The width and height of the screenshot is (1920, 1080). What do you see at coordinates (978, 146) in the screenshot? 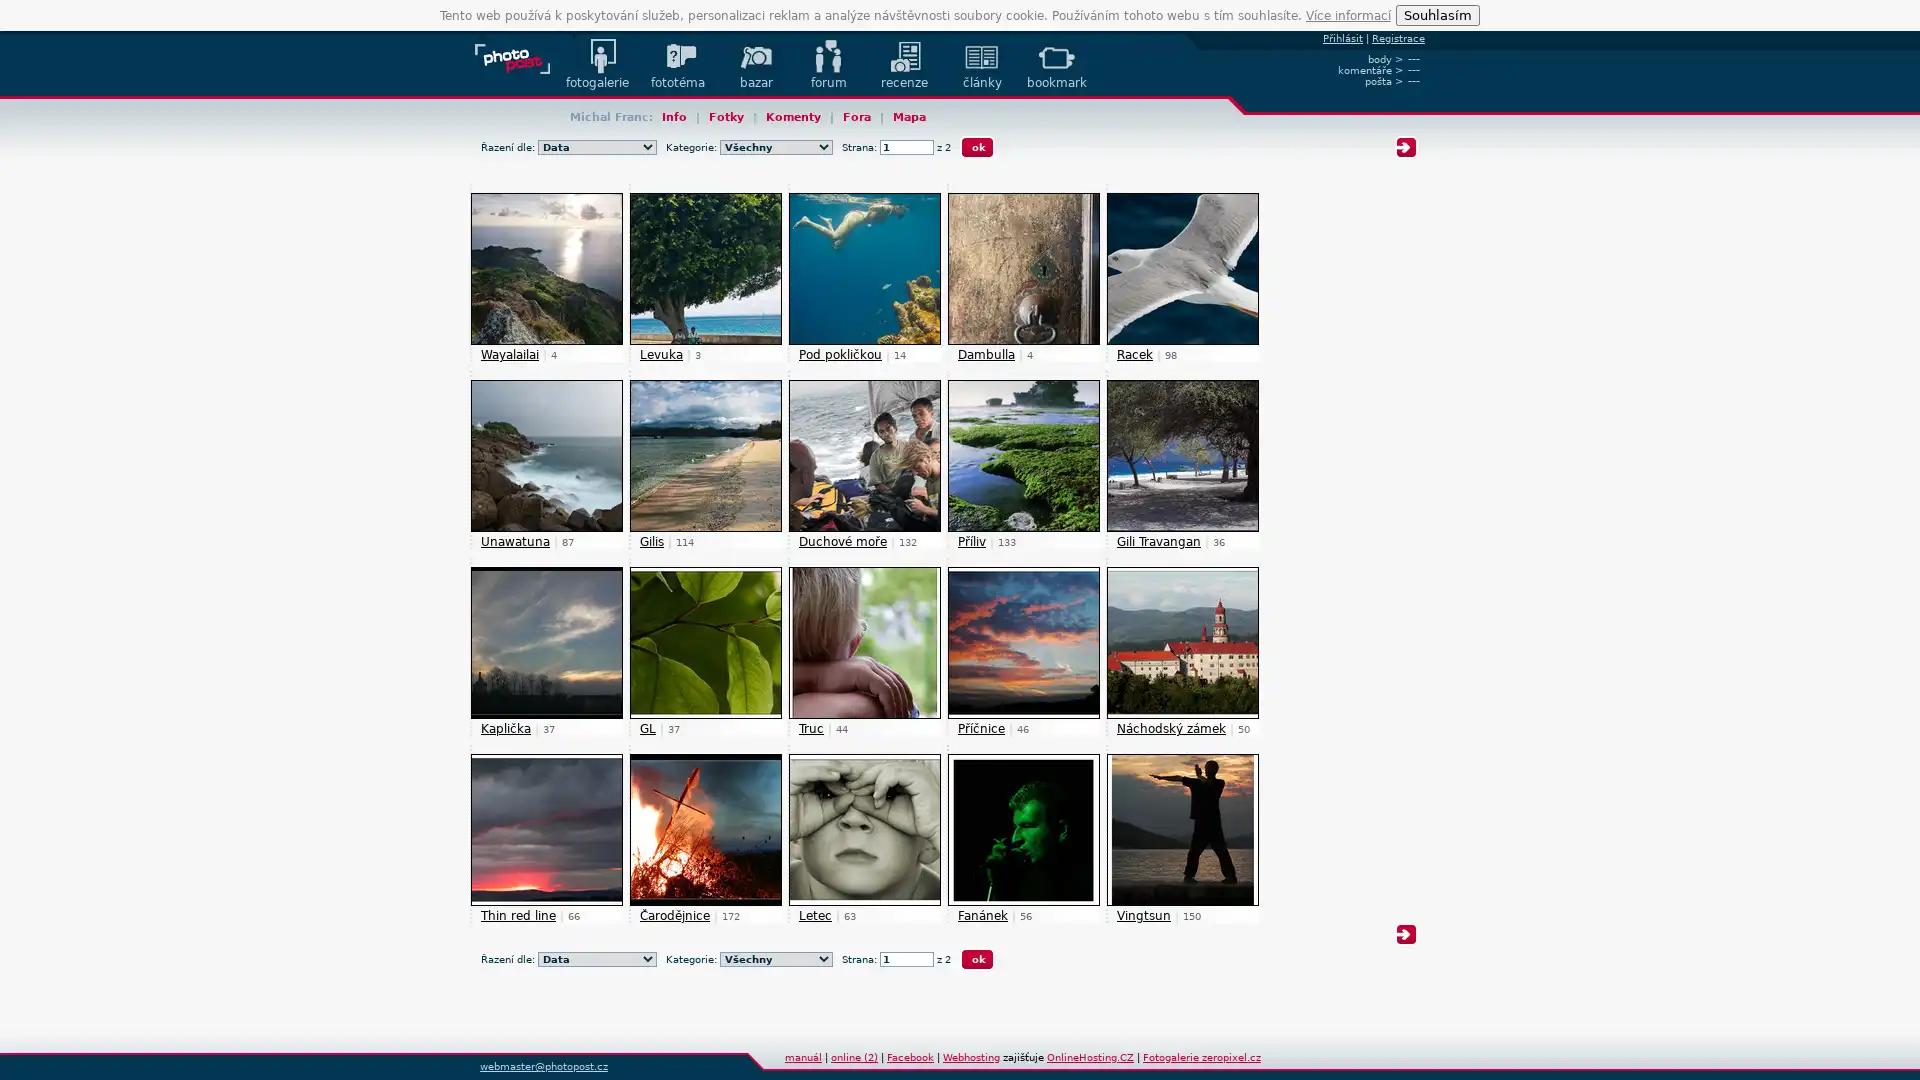
I see `ok` at bounding box center [978, 146].